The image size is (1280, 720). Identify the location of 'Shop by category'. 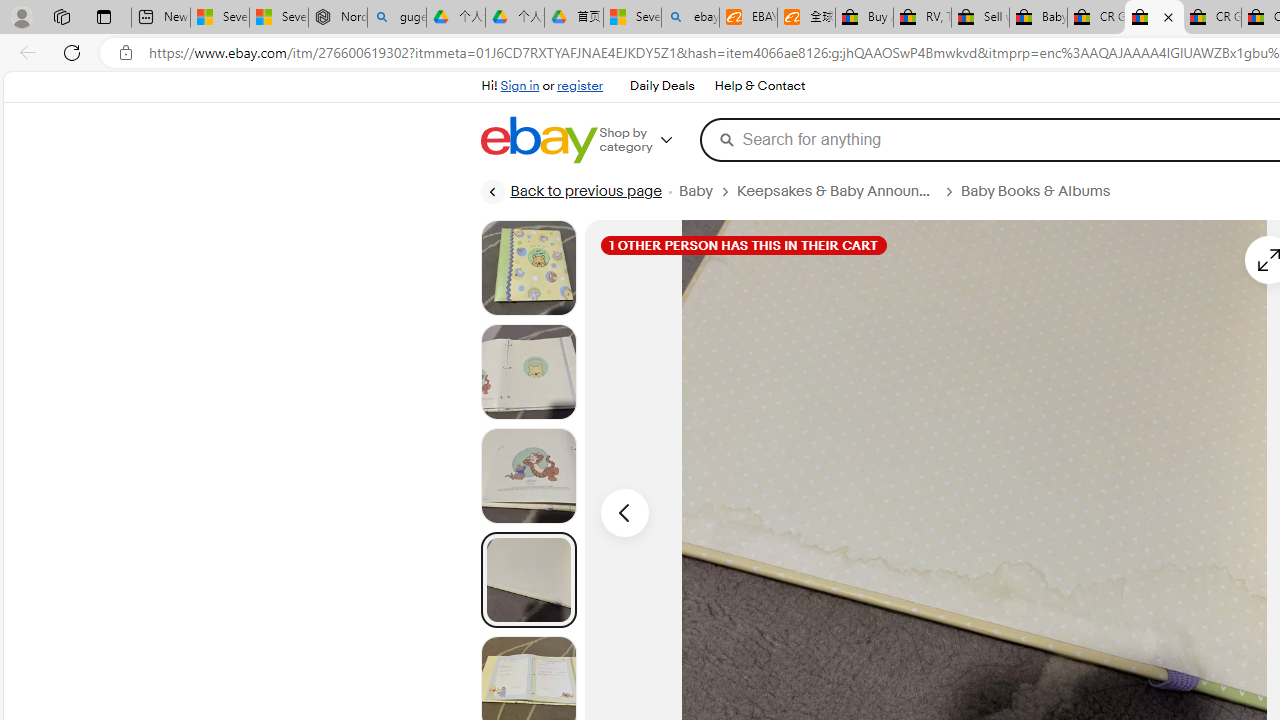
(649, 139).